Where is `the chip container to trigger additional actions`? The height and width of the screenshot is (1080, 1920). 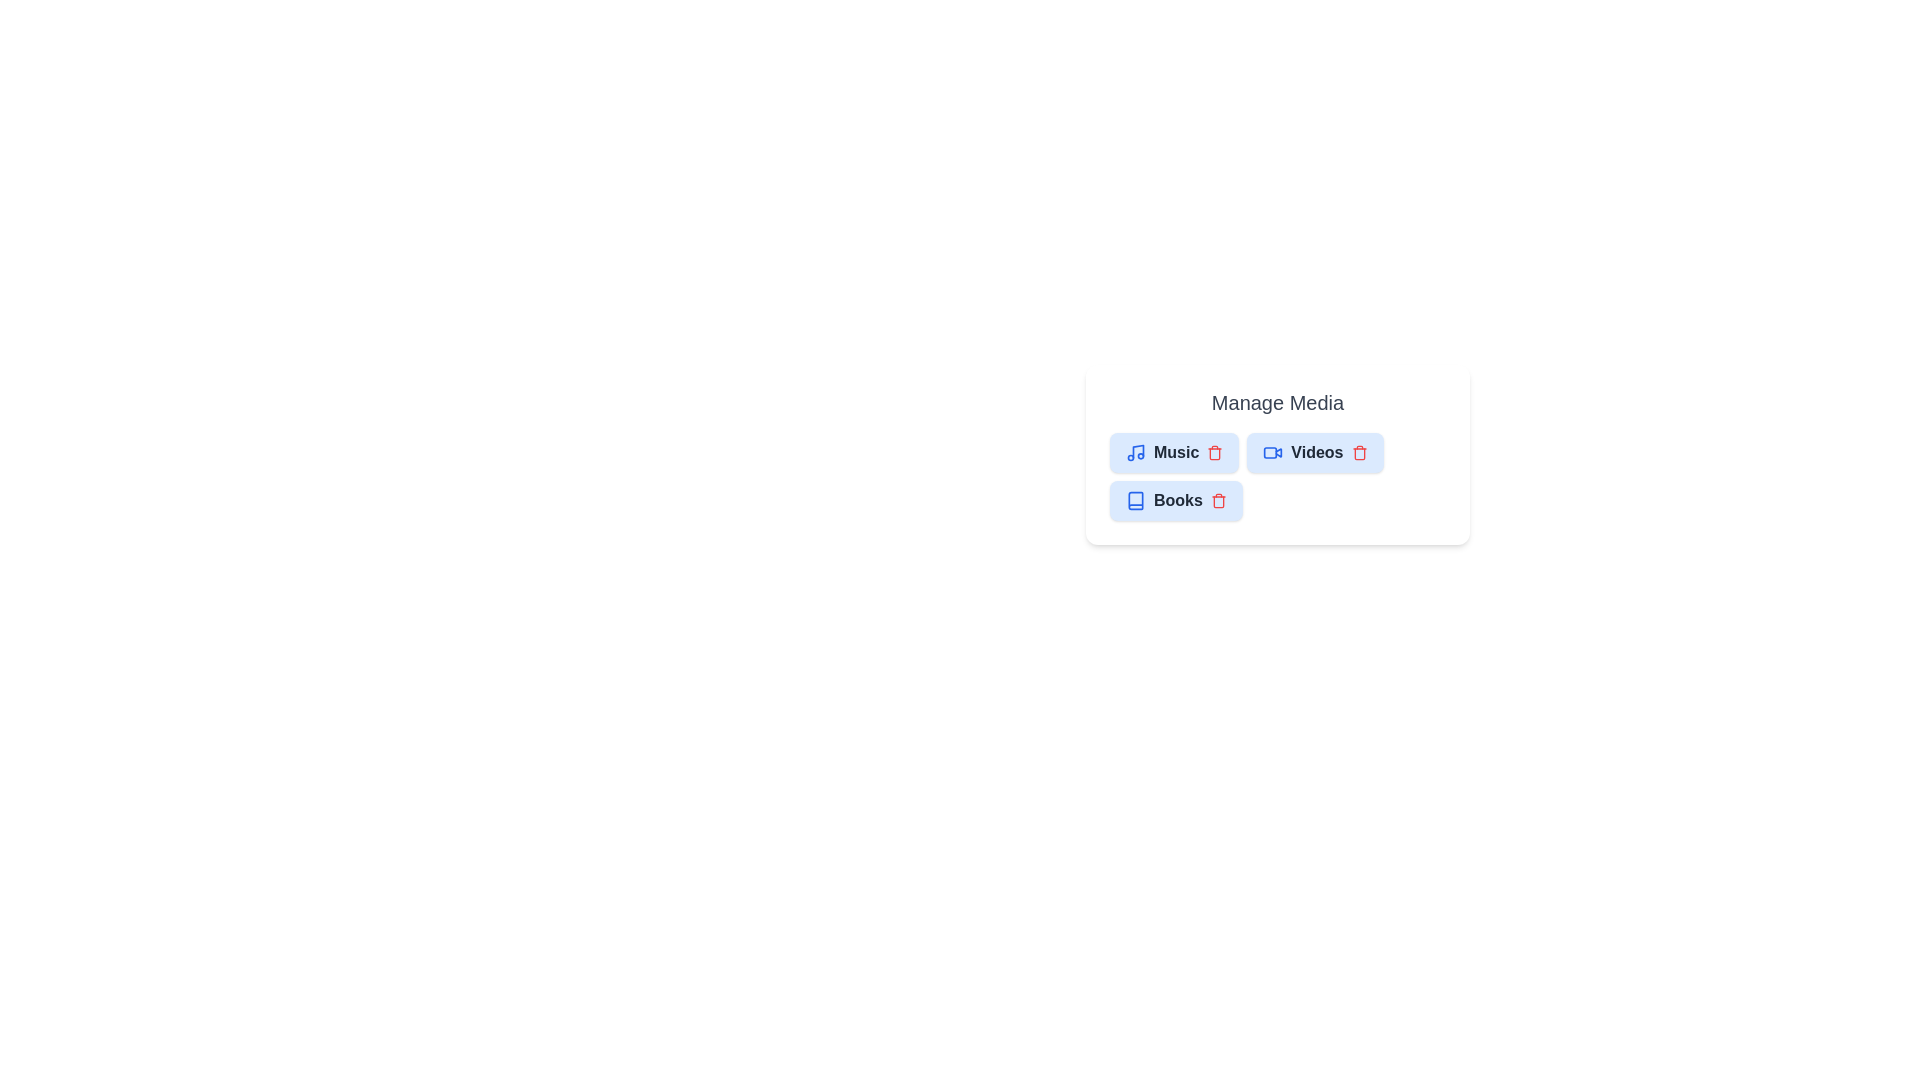 the chip container to trigger additional actions is located at coordinates (1276, 455).